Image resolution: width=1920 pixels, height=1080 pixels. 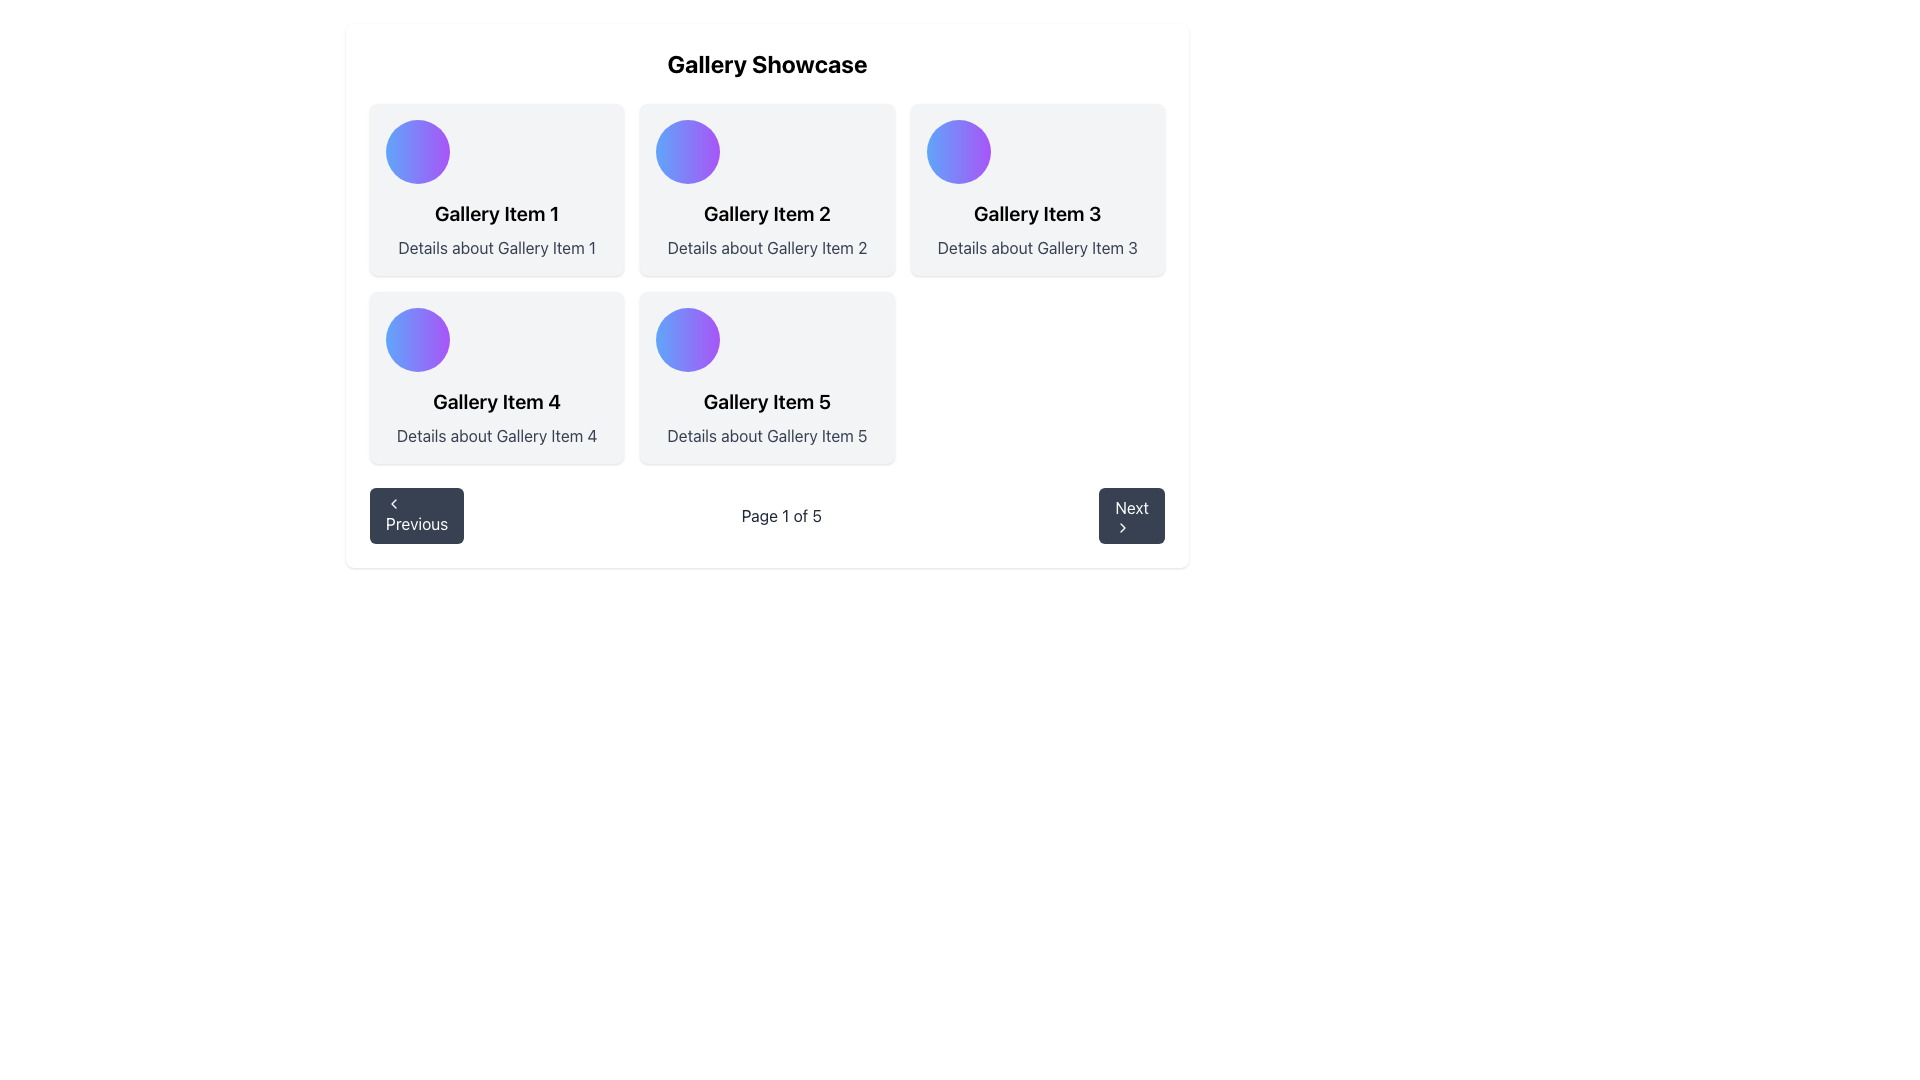 What do you see at coordinates (416, 150) in the screenshot?
I see `the decorative circular graphical element with a blue to purple gradient located at the top-left corner of the card labeled 'Gallery Item 1' in the grid layout` at bounding box center [416, 150].